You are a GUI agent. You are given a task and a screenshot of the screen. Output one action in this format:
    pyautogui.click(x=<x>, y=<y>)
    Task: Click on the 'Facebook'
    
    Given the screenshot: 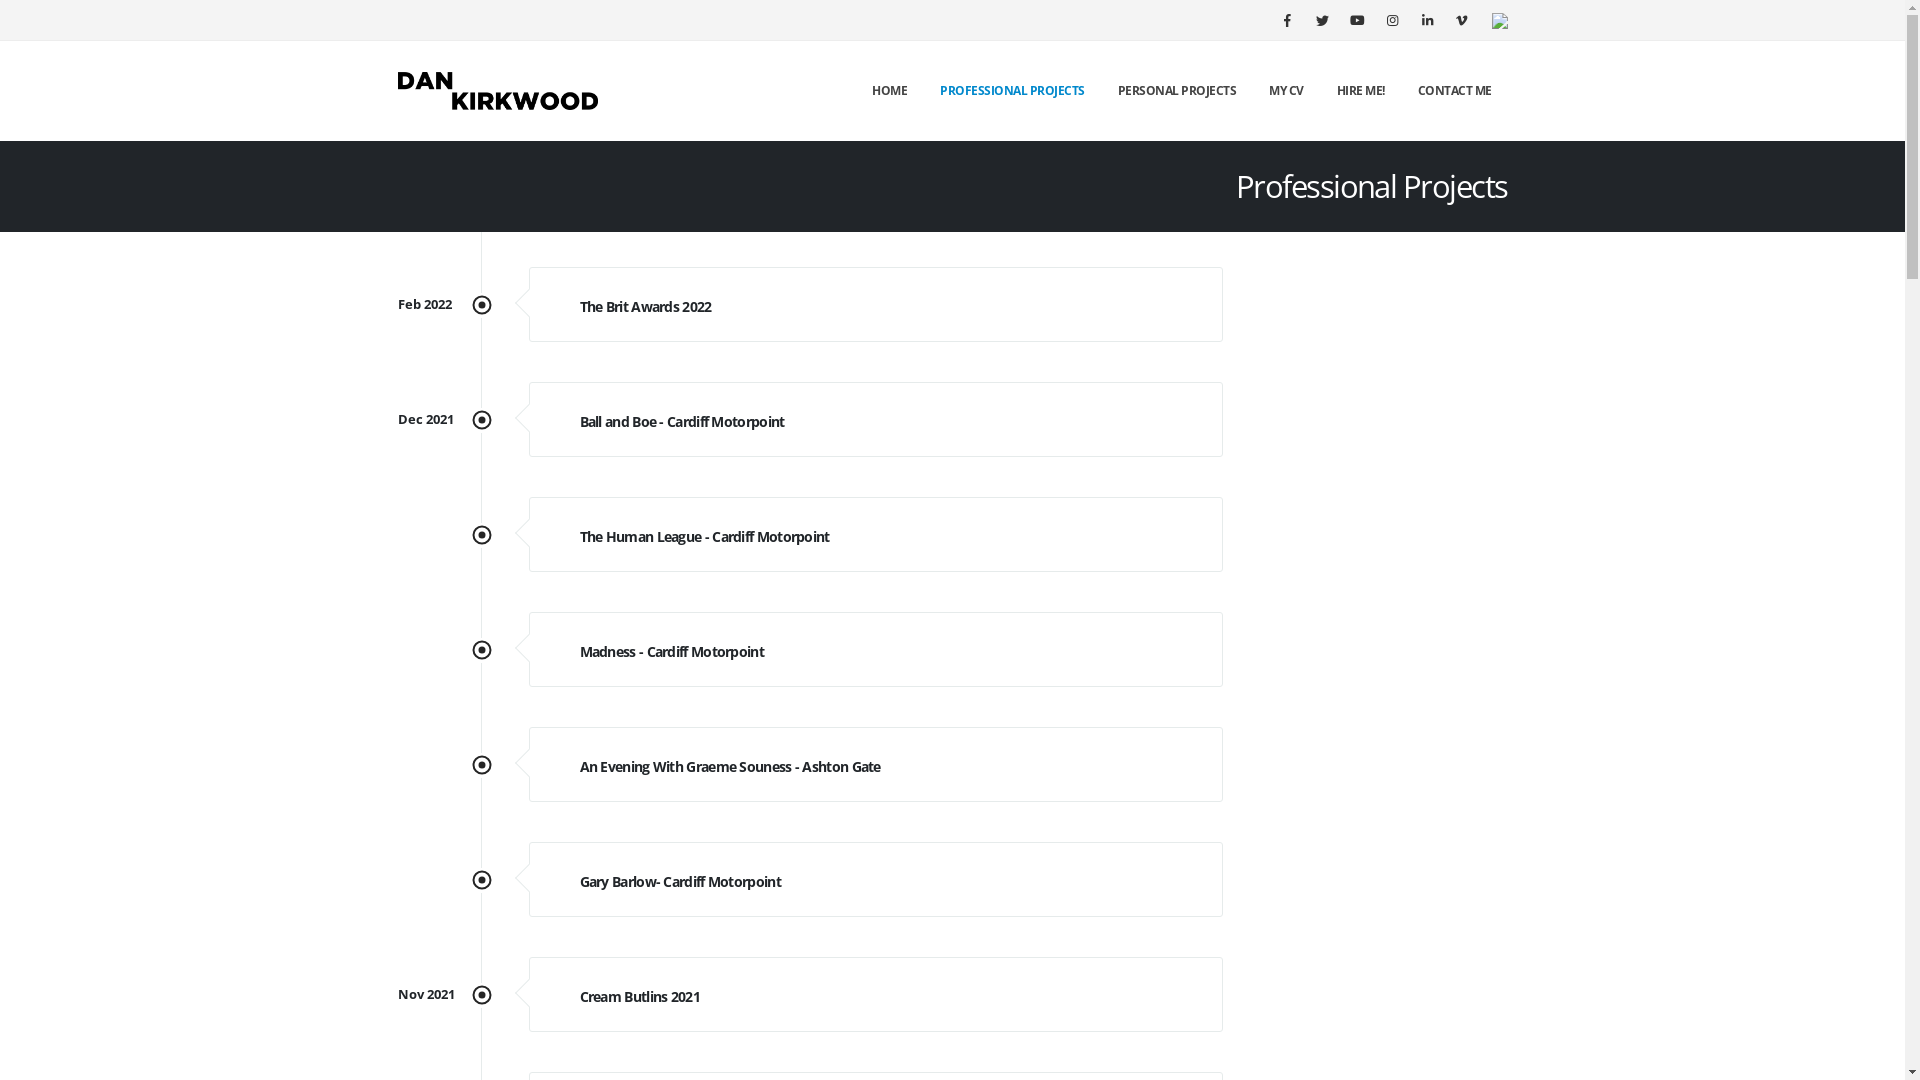 What is the action you would take?
    pyautogui.click(x=1286, y=19)
    